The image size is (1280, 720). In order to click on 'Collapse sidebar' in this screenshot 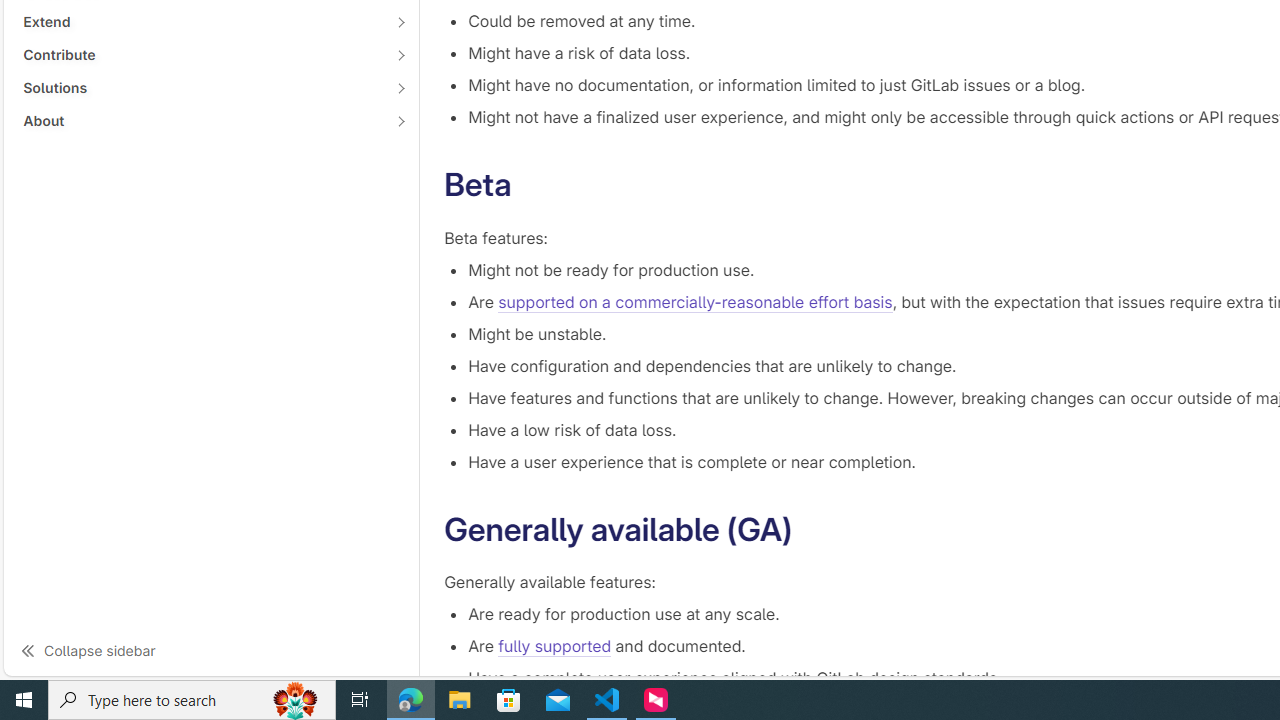, I will do `click(211, 650)`.